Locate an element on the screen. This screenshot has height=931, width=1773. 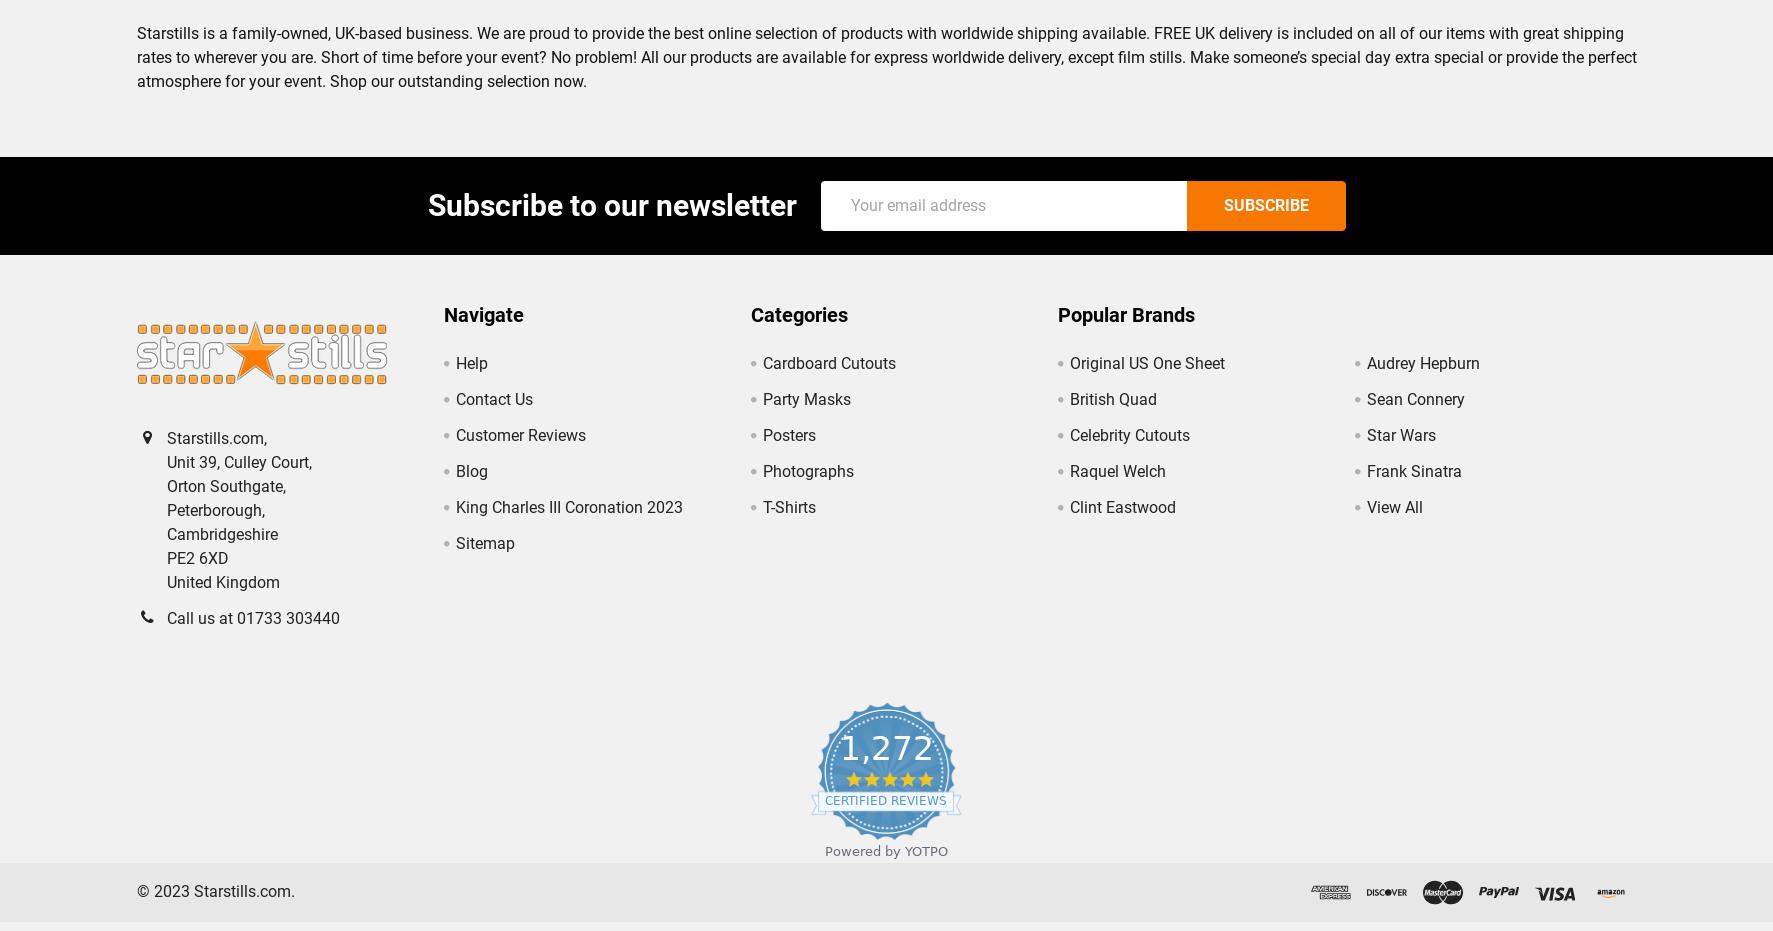
'Starstills.com,' is located at coordinates (165, 453).